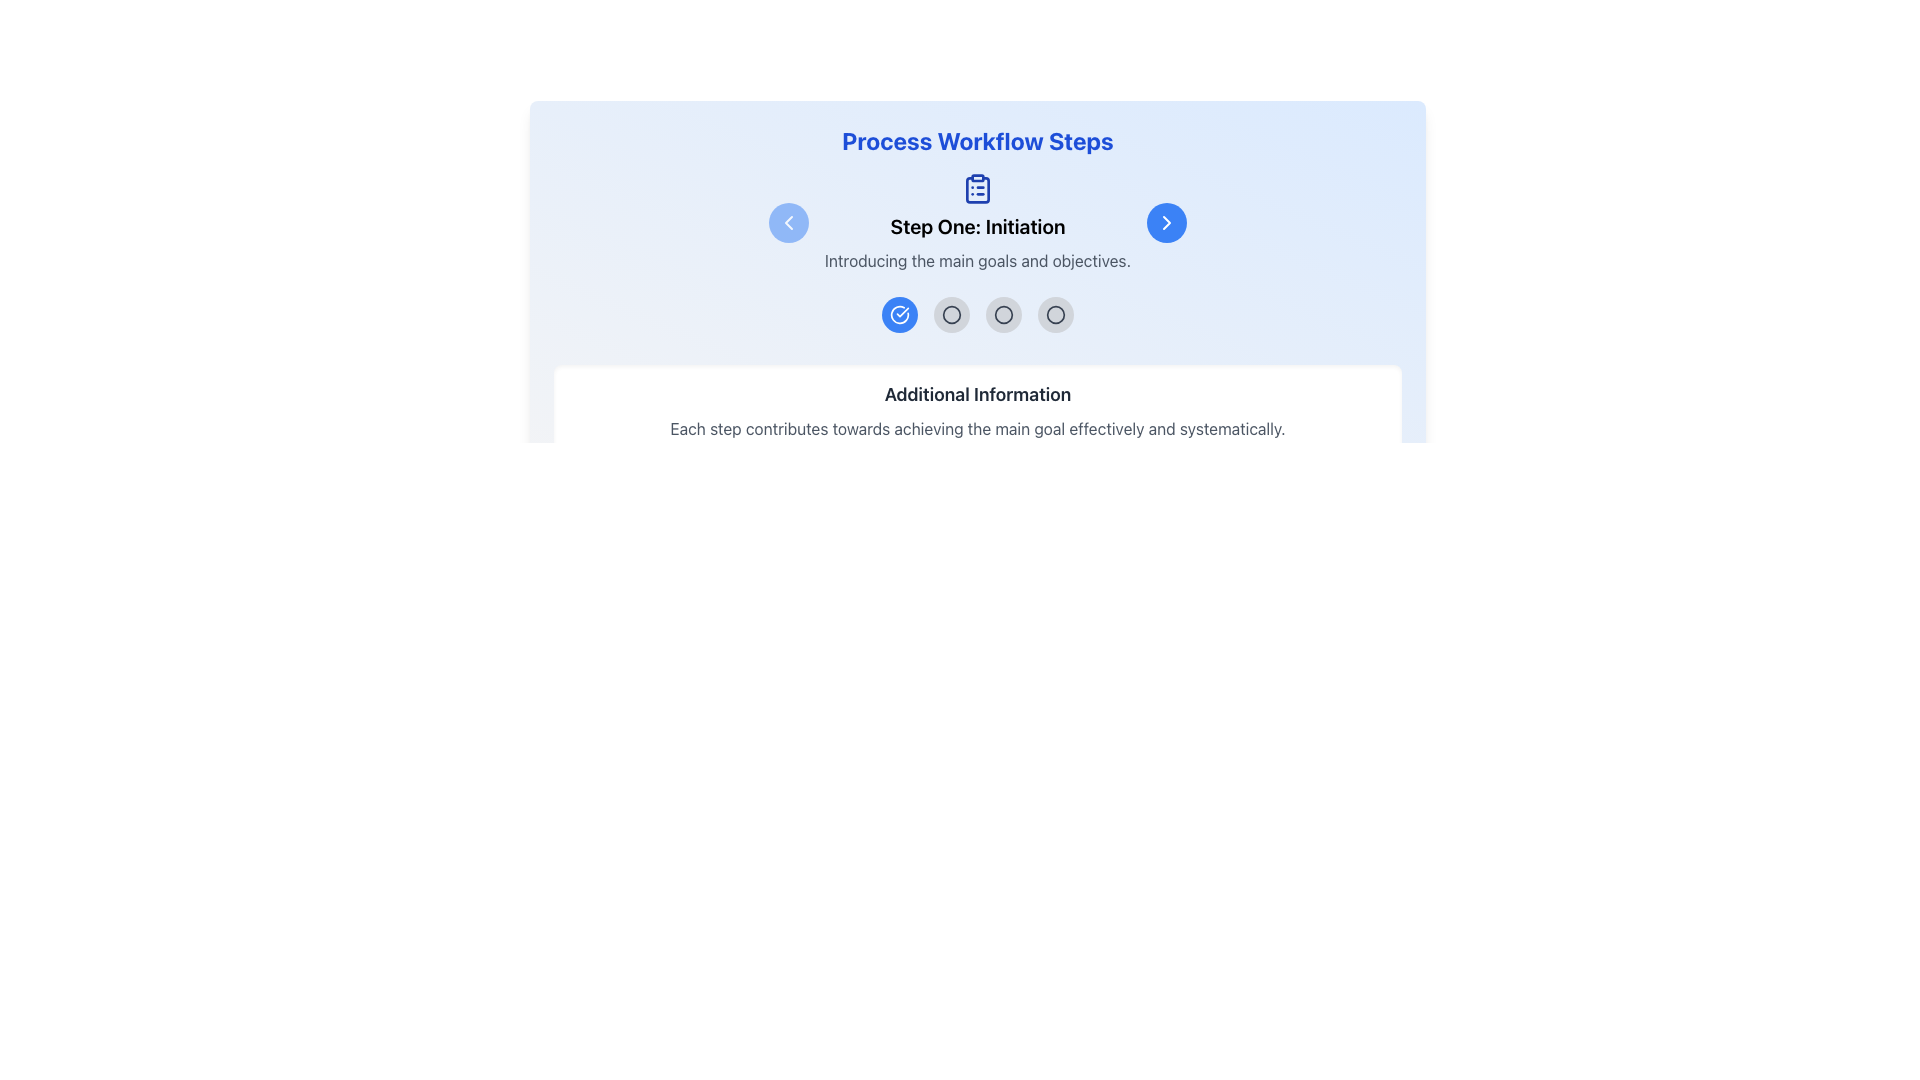 Image resolution: width=1920 pixels, height=1080 pixels. Describe the element at coordinates (950, 315) in the screenshot. I see `the second button from the left in a row of four circular buttons` at that location.